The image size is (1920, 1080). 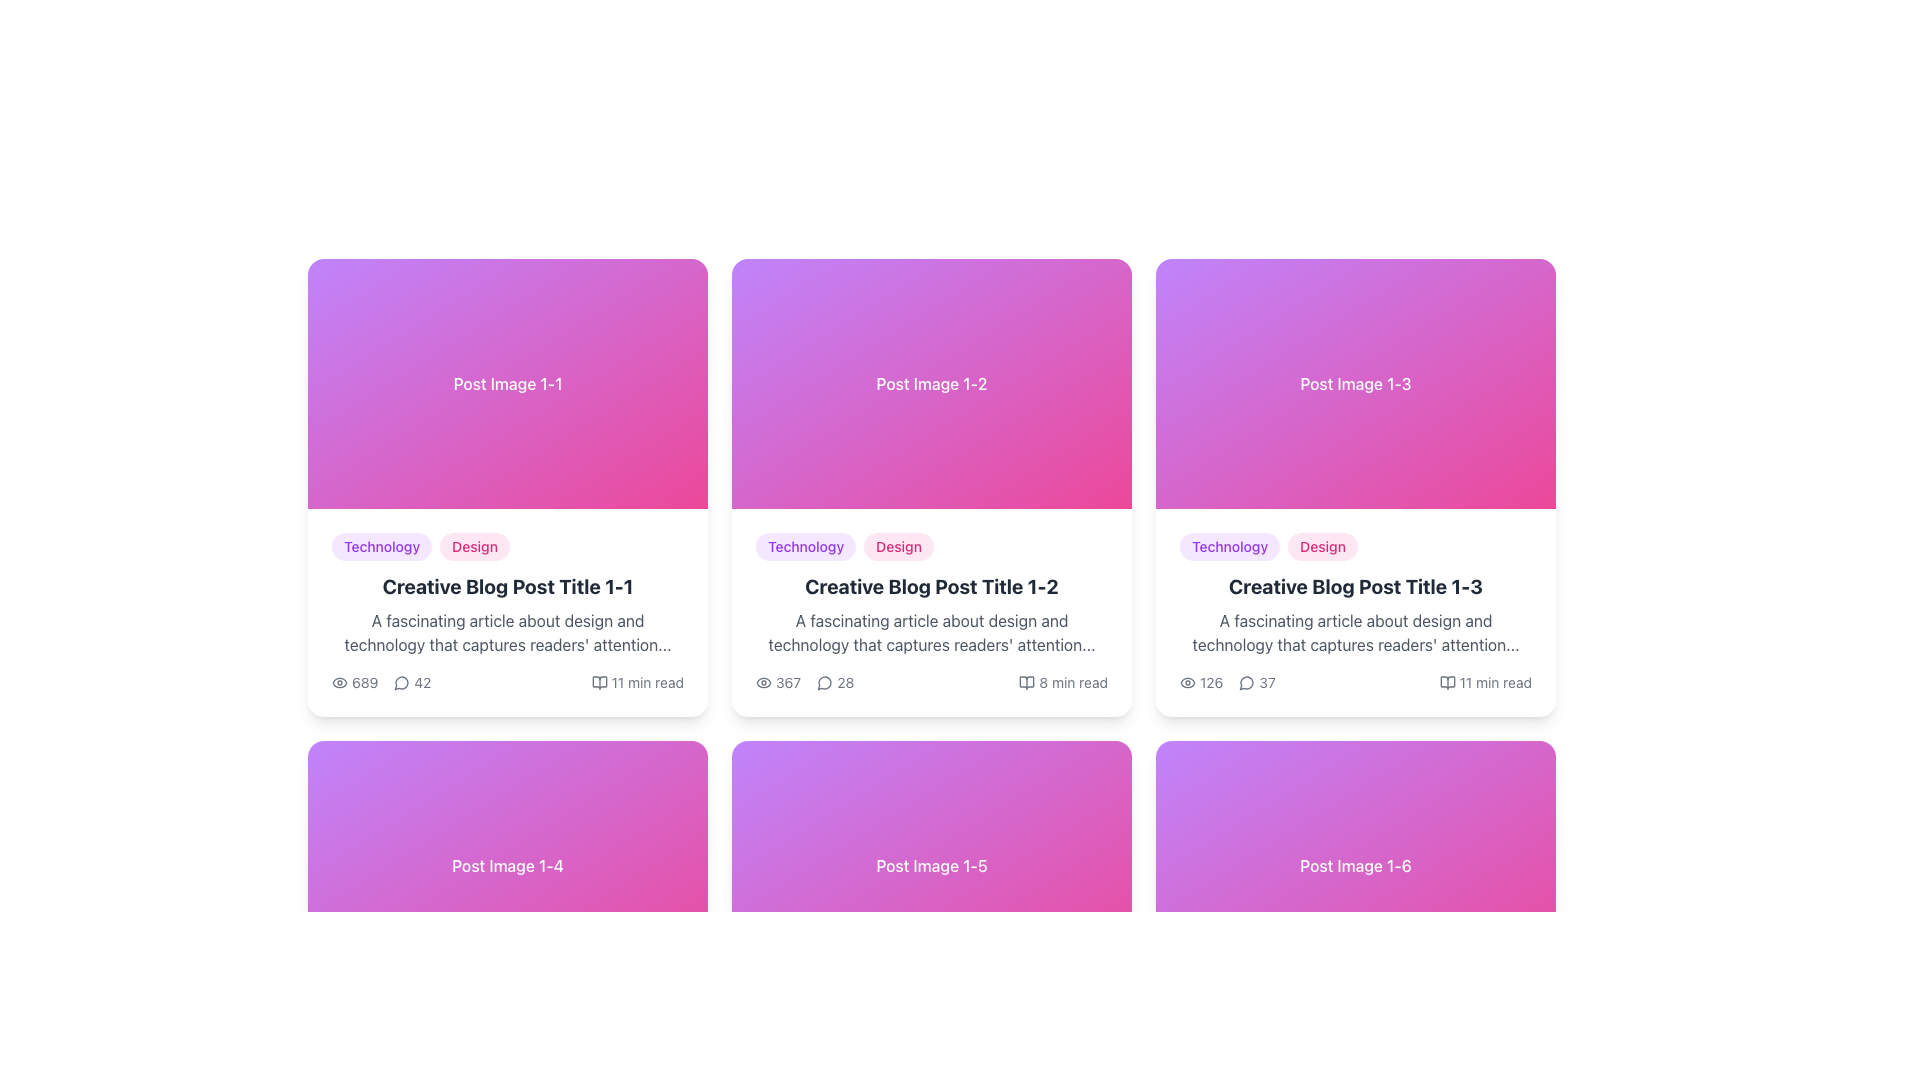 What do you see at coordinates (1356, 865) in the screenshot?
I see `the Banner or header image component, which has a gradient background from purple to pink and displays the centered text 'Post Image 1-6' in white font, located in the sixth card of the grid layout` at bounding box center [1356, 865].